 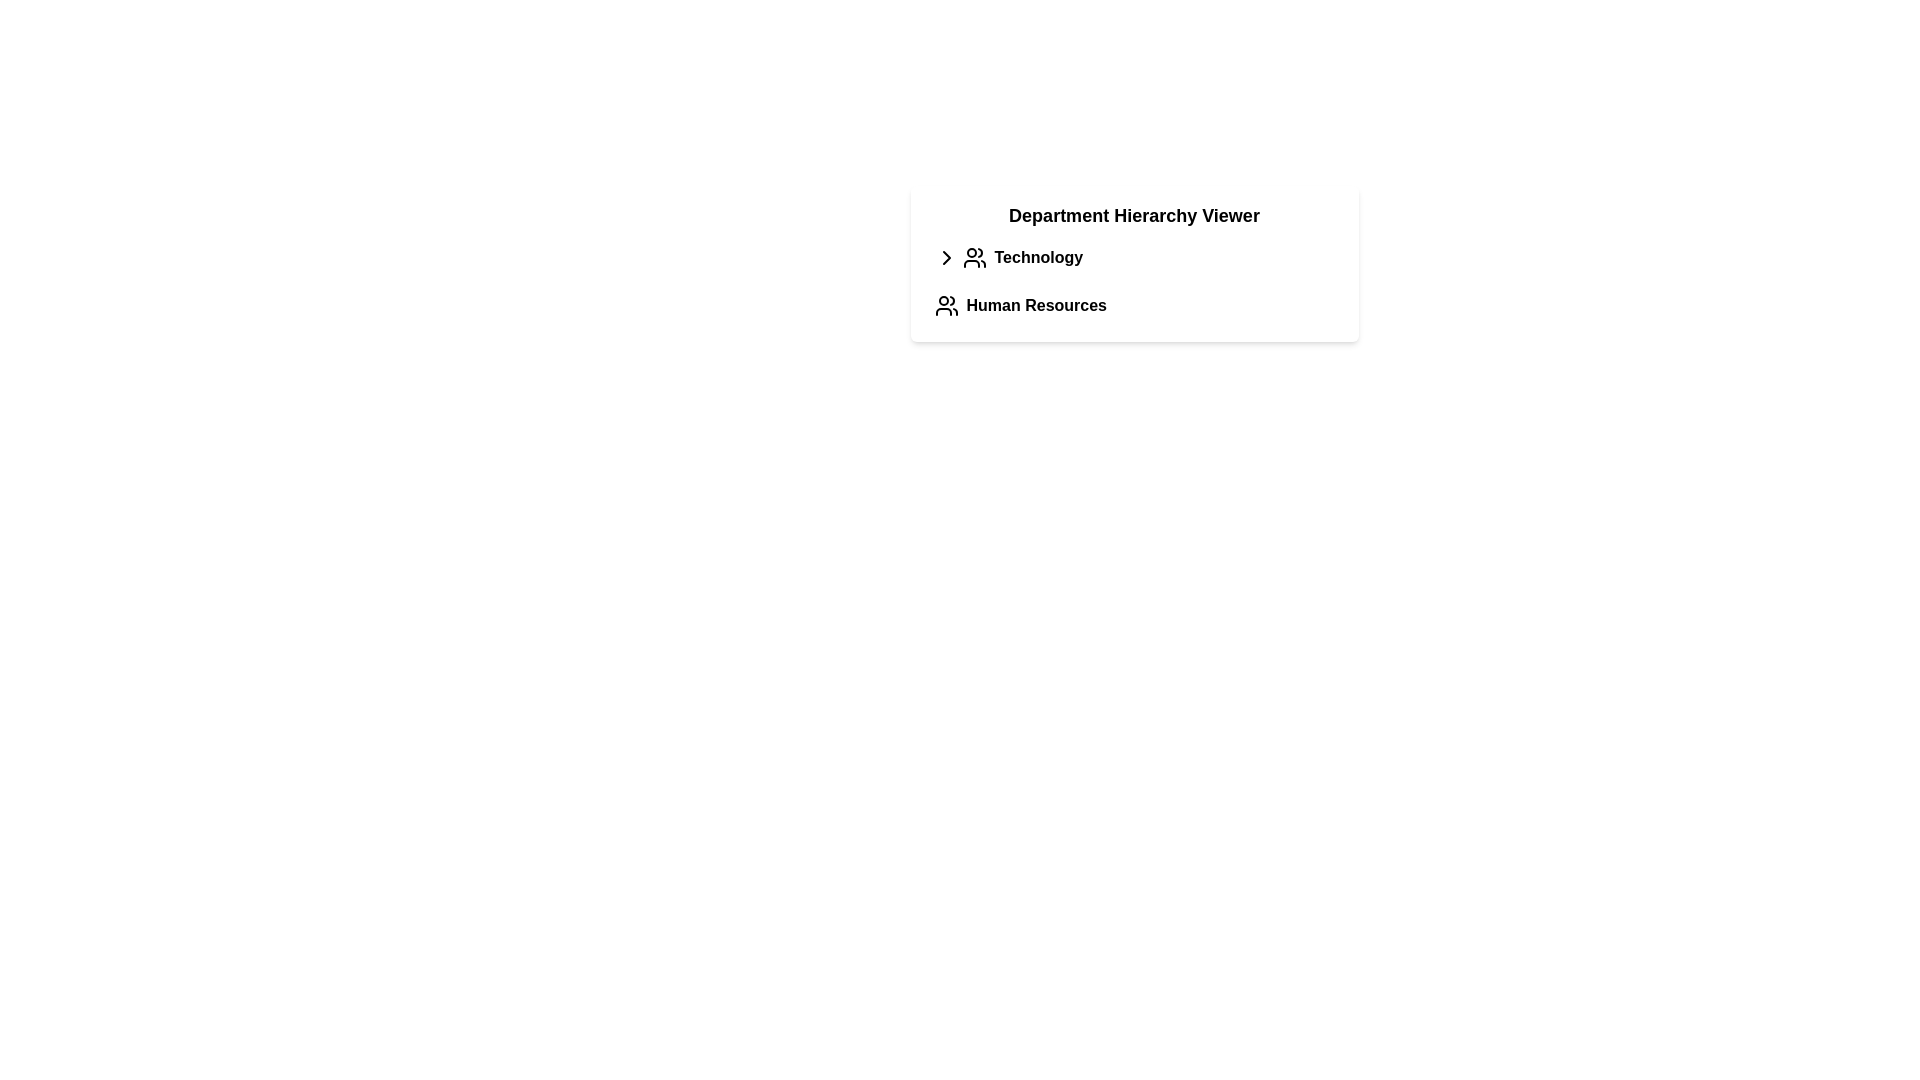 What do you see at coordinates (945, 257) in the screenshot?
I see `the interactive button located on the left side of the 'Technology' label` at bounding box center [945, 257].